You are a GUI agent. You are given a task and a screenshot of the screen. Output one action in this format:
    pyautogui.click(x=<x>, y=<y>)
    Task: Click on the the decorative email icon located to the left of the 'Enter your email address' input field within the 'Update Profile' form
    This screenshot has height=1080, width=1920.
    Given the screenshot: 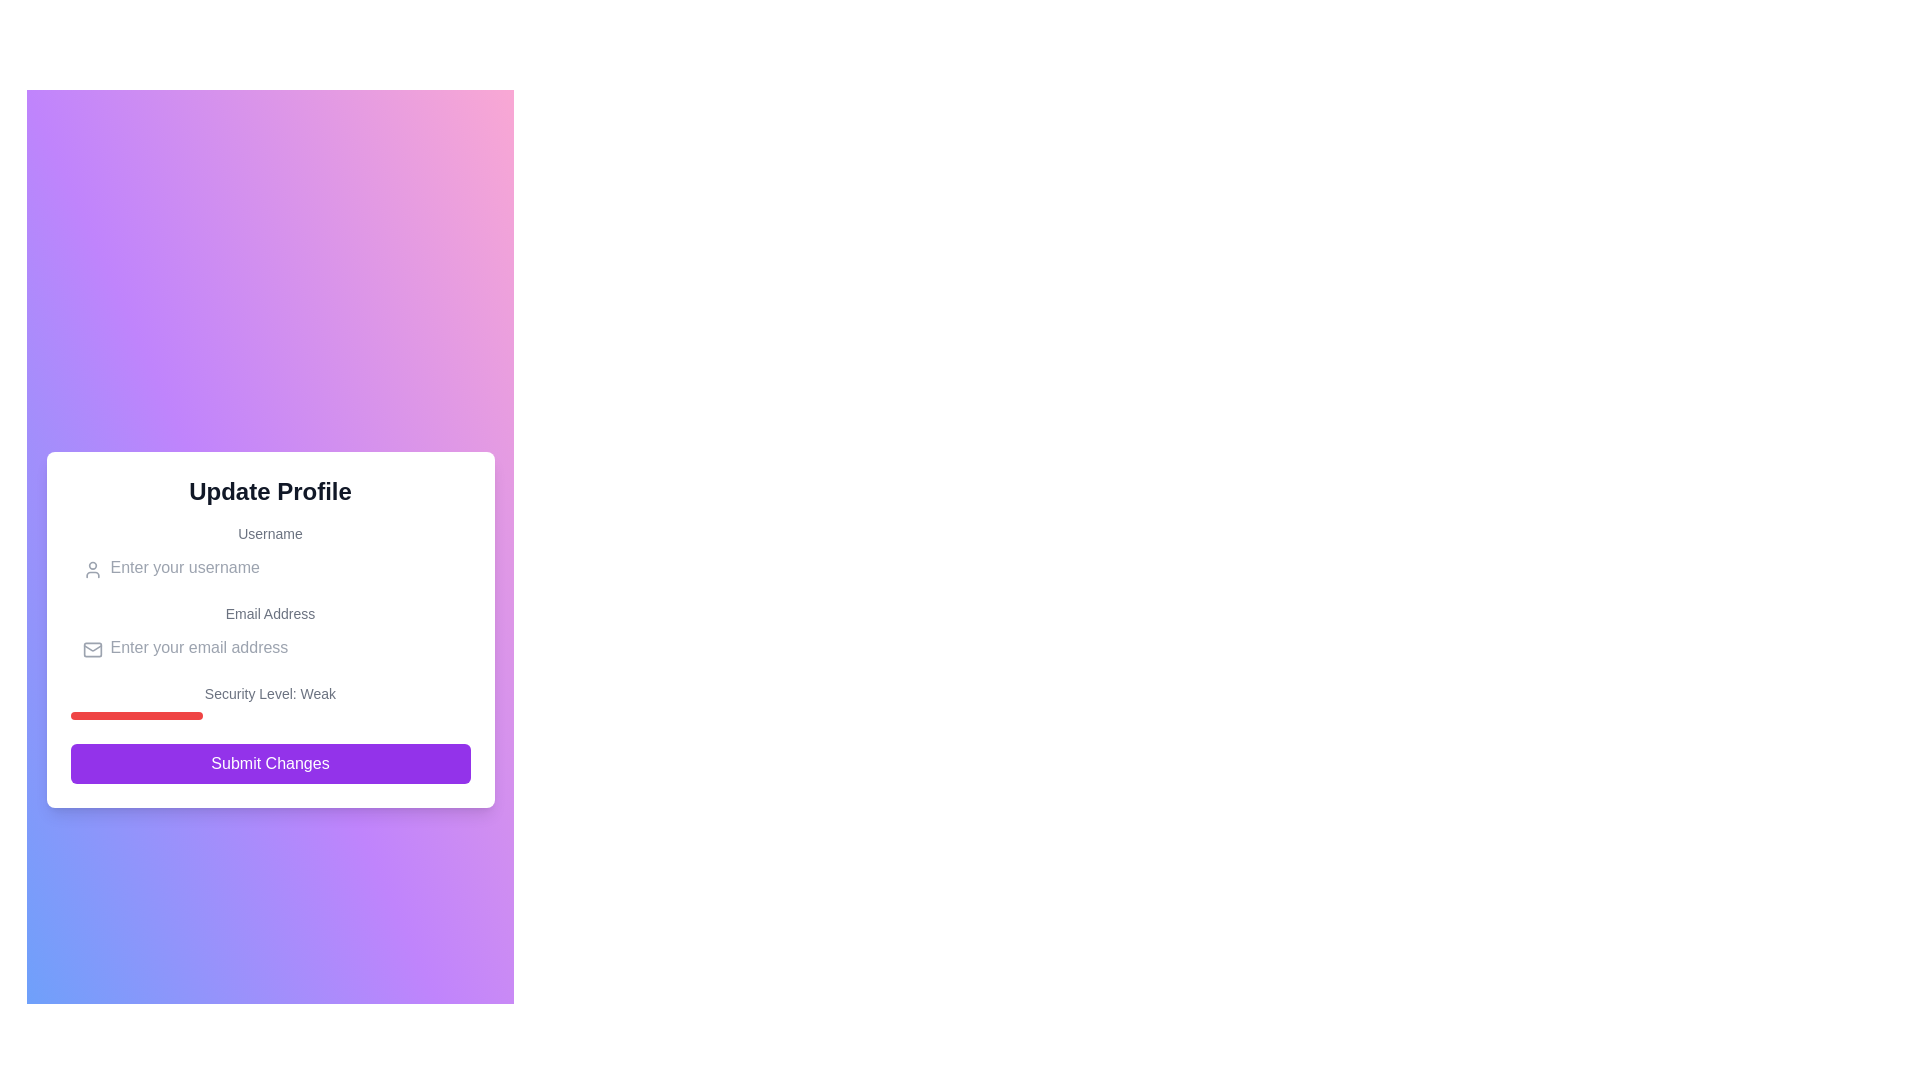 What is the action you would take?
    pyautogui.click(x=91, y=650)
    